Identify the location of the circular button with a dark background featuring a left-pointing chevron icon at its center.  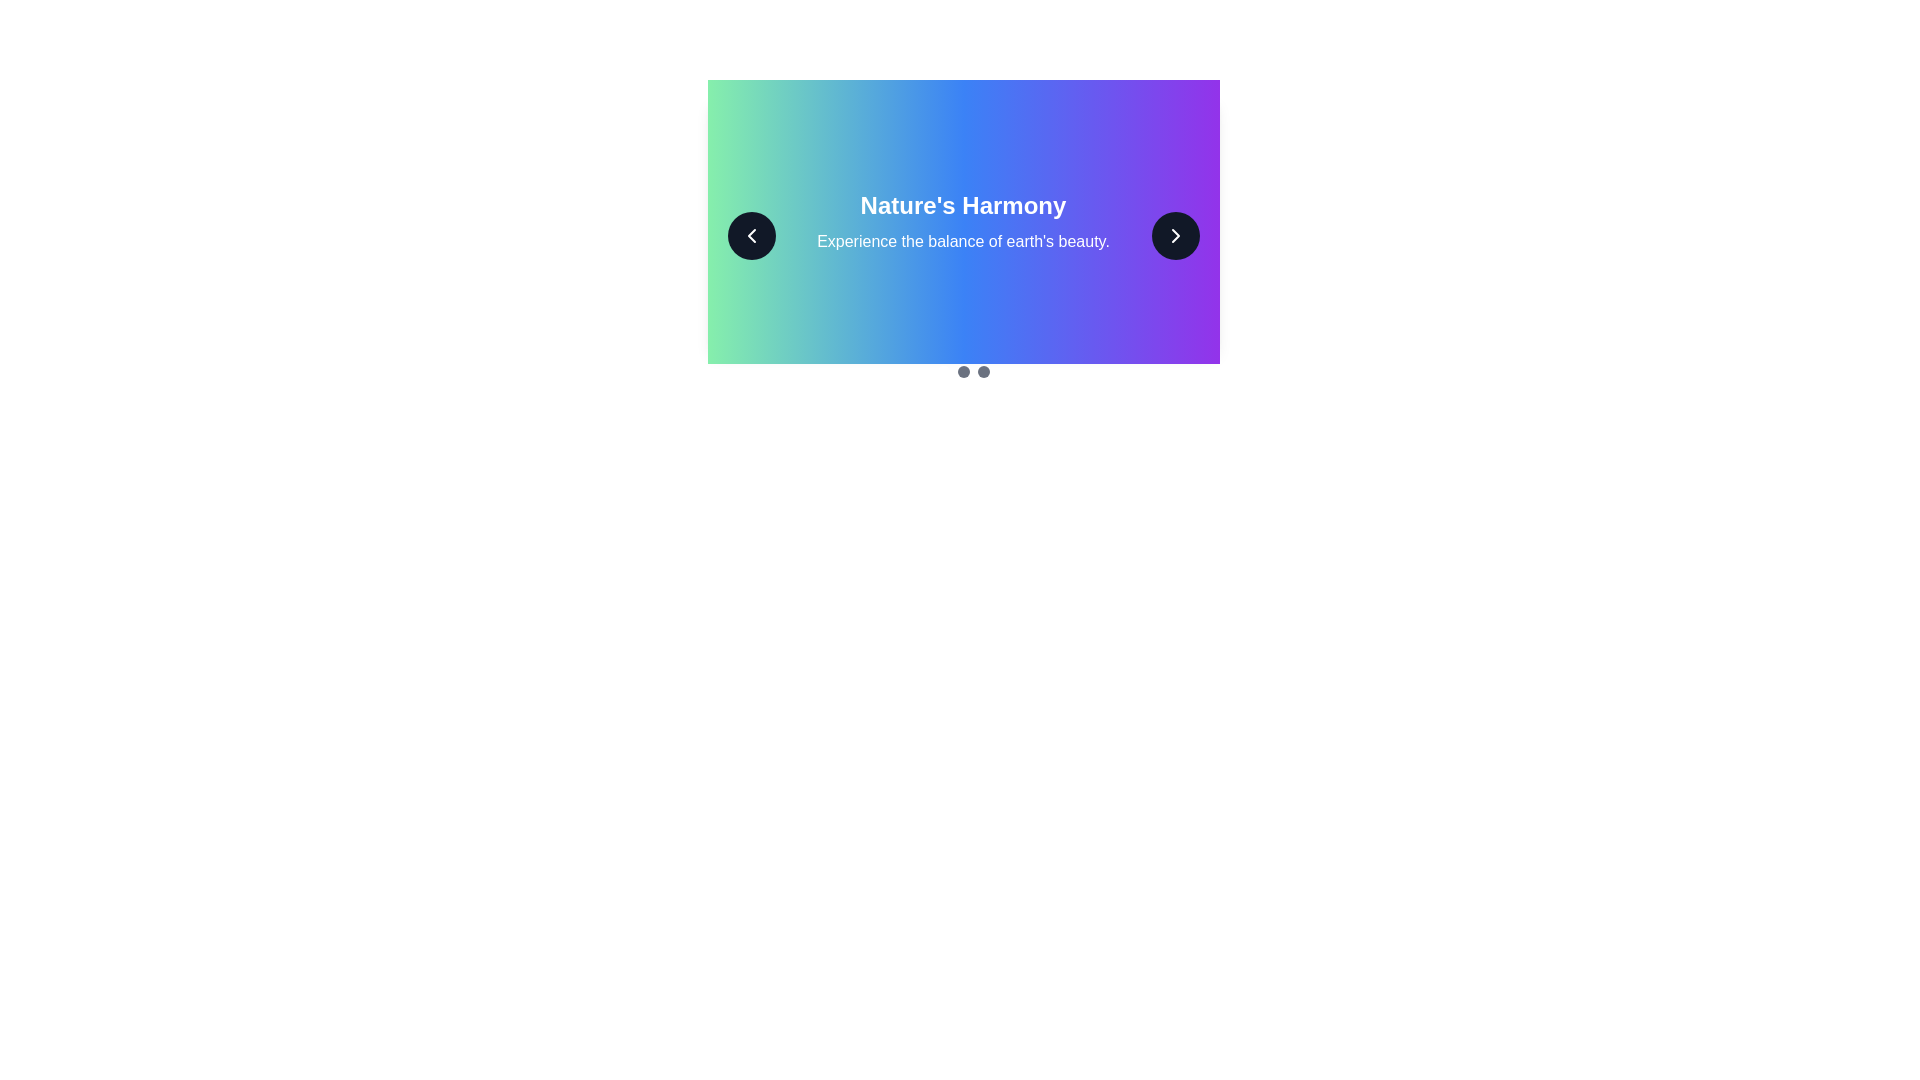
(750, 234).